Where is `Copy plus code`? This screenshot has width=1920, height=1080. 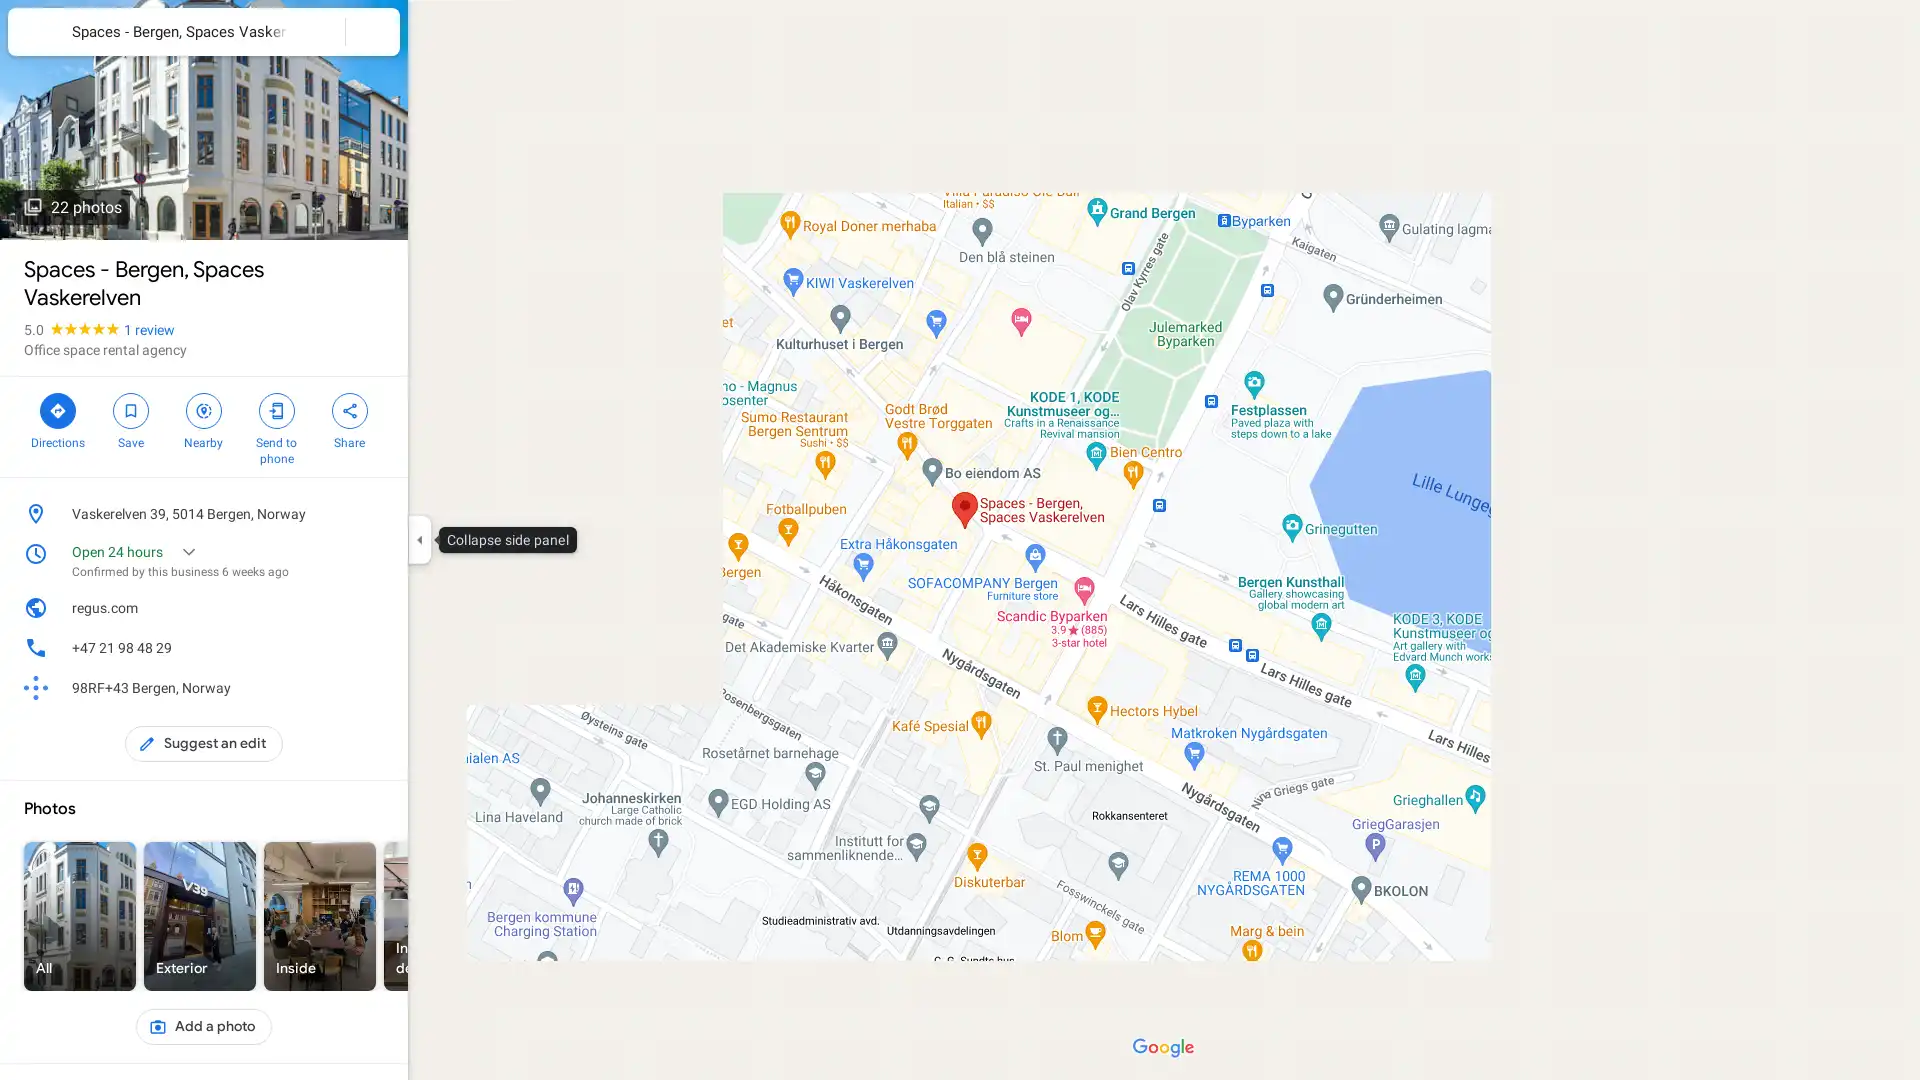
Copy plus code is located at coordinates (344, 686).